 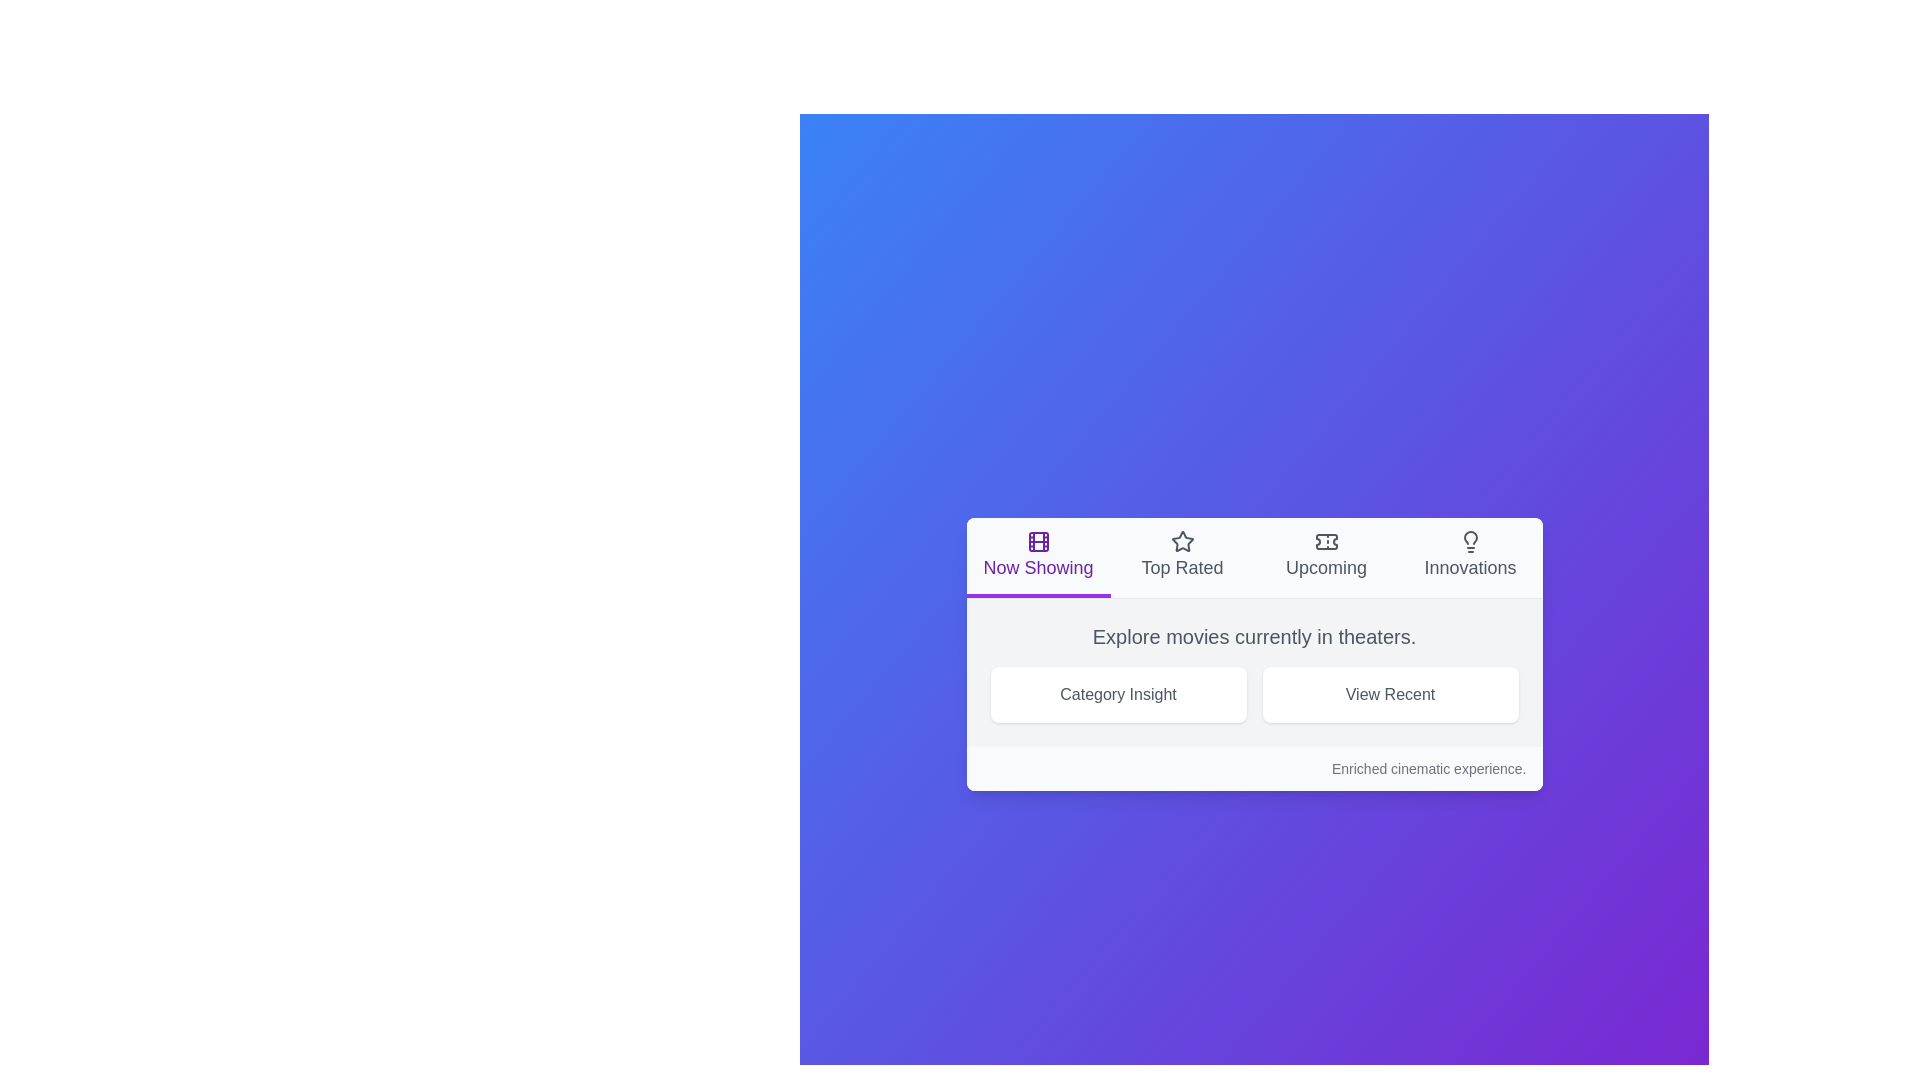 What do you see at coordinates (1038, 541) in the screenshot?
I see `the first rectangular icon with rounded corners in the horizontal menu bar at the top of the card interface` at bounding box center [1038, 541].